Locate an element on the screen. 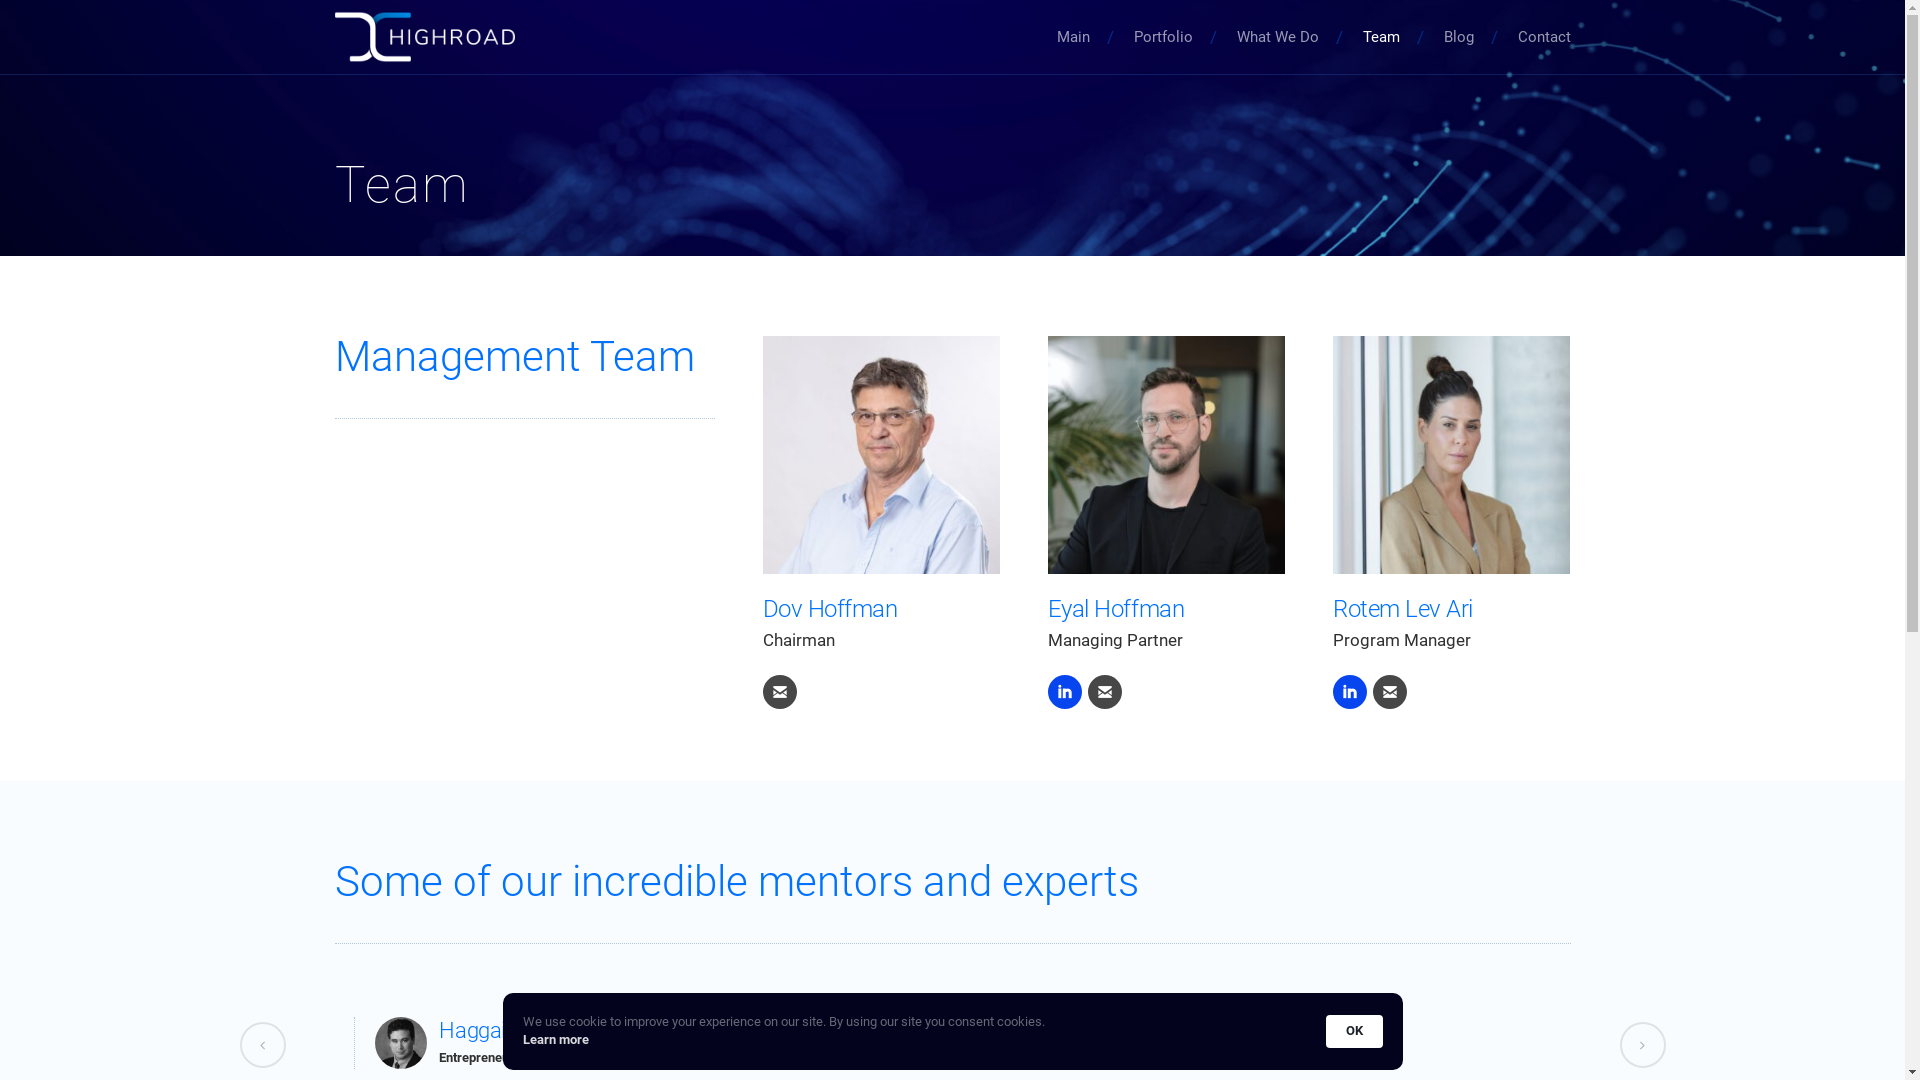  'Eyal-1-77b-SQ-comp - Copy' is located at coordinates (1046, 454).